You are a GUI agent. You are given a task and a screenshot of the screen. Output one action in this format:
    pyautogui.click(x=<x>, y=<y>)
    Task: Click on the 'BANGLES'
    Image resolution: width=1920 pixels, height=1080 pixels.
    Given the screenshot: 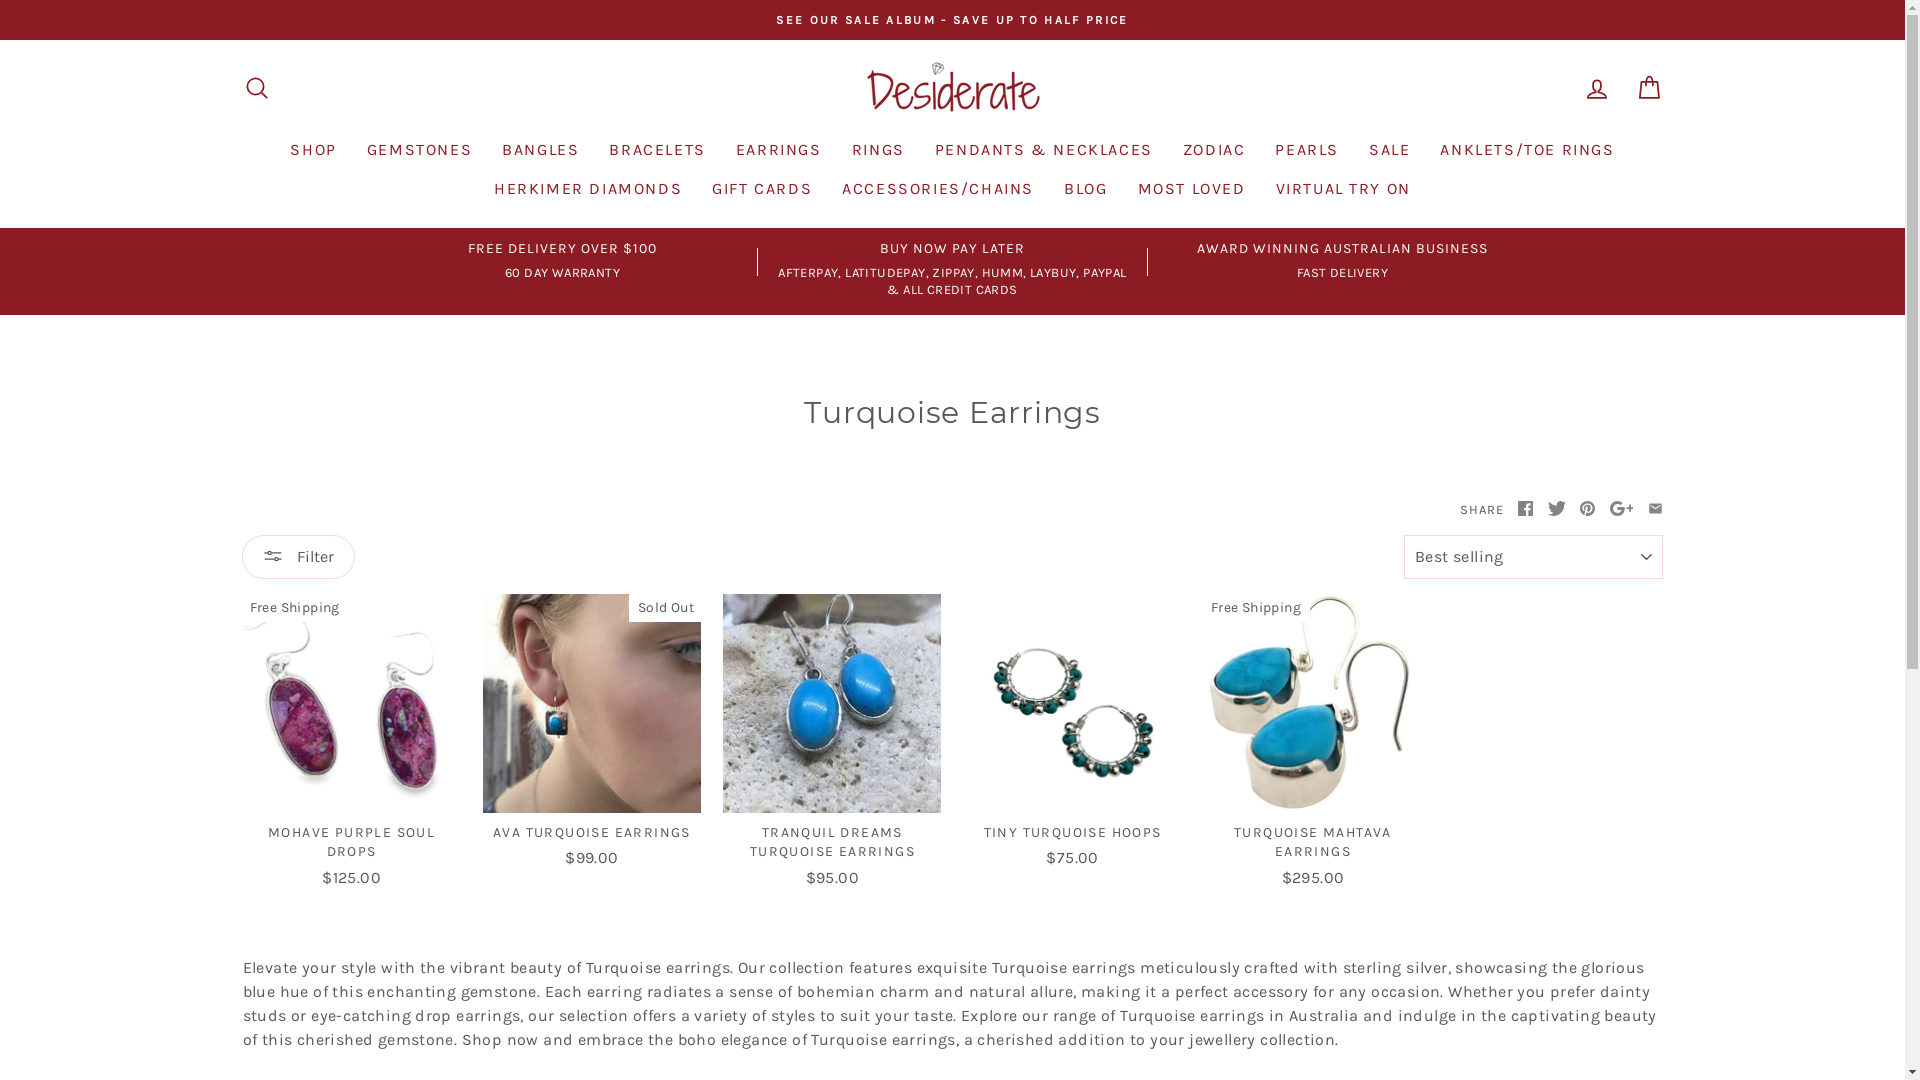 What is the action you would take?
    pyautogui.click(x=540, y=148)
    